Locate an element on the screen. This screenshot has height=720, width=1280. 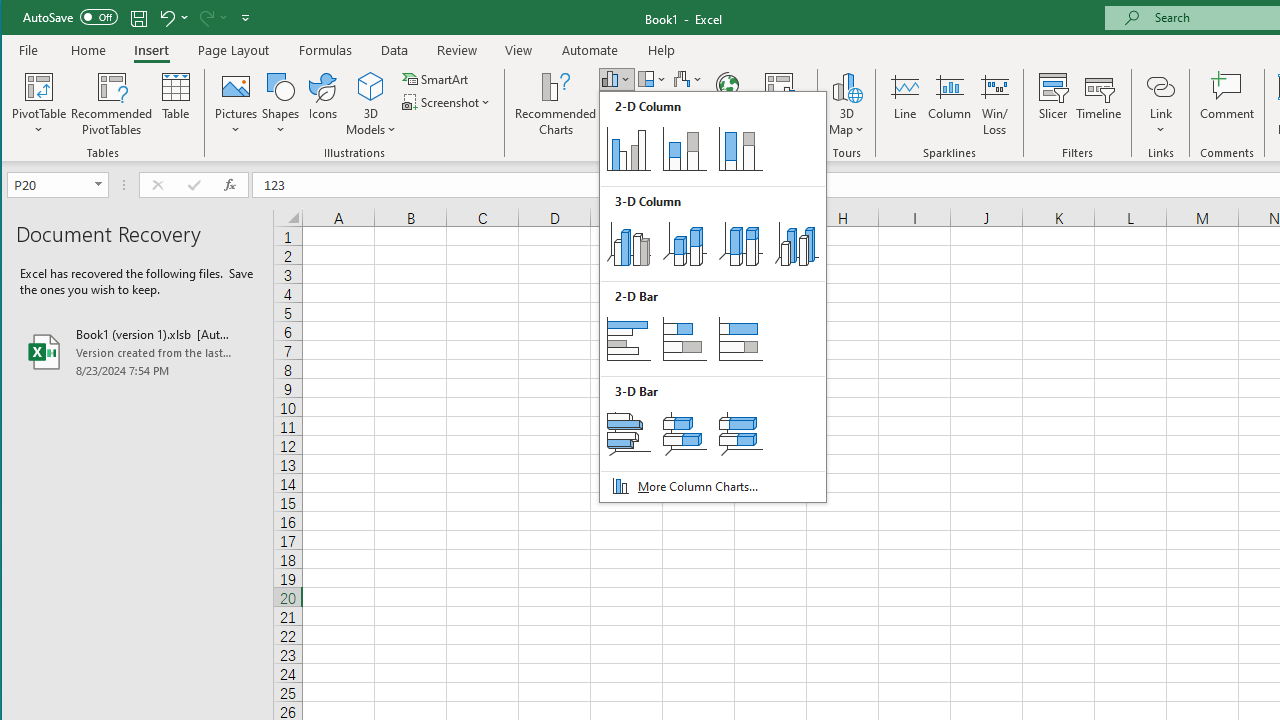
'Shapes' is located at coordinates (279, 104).